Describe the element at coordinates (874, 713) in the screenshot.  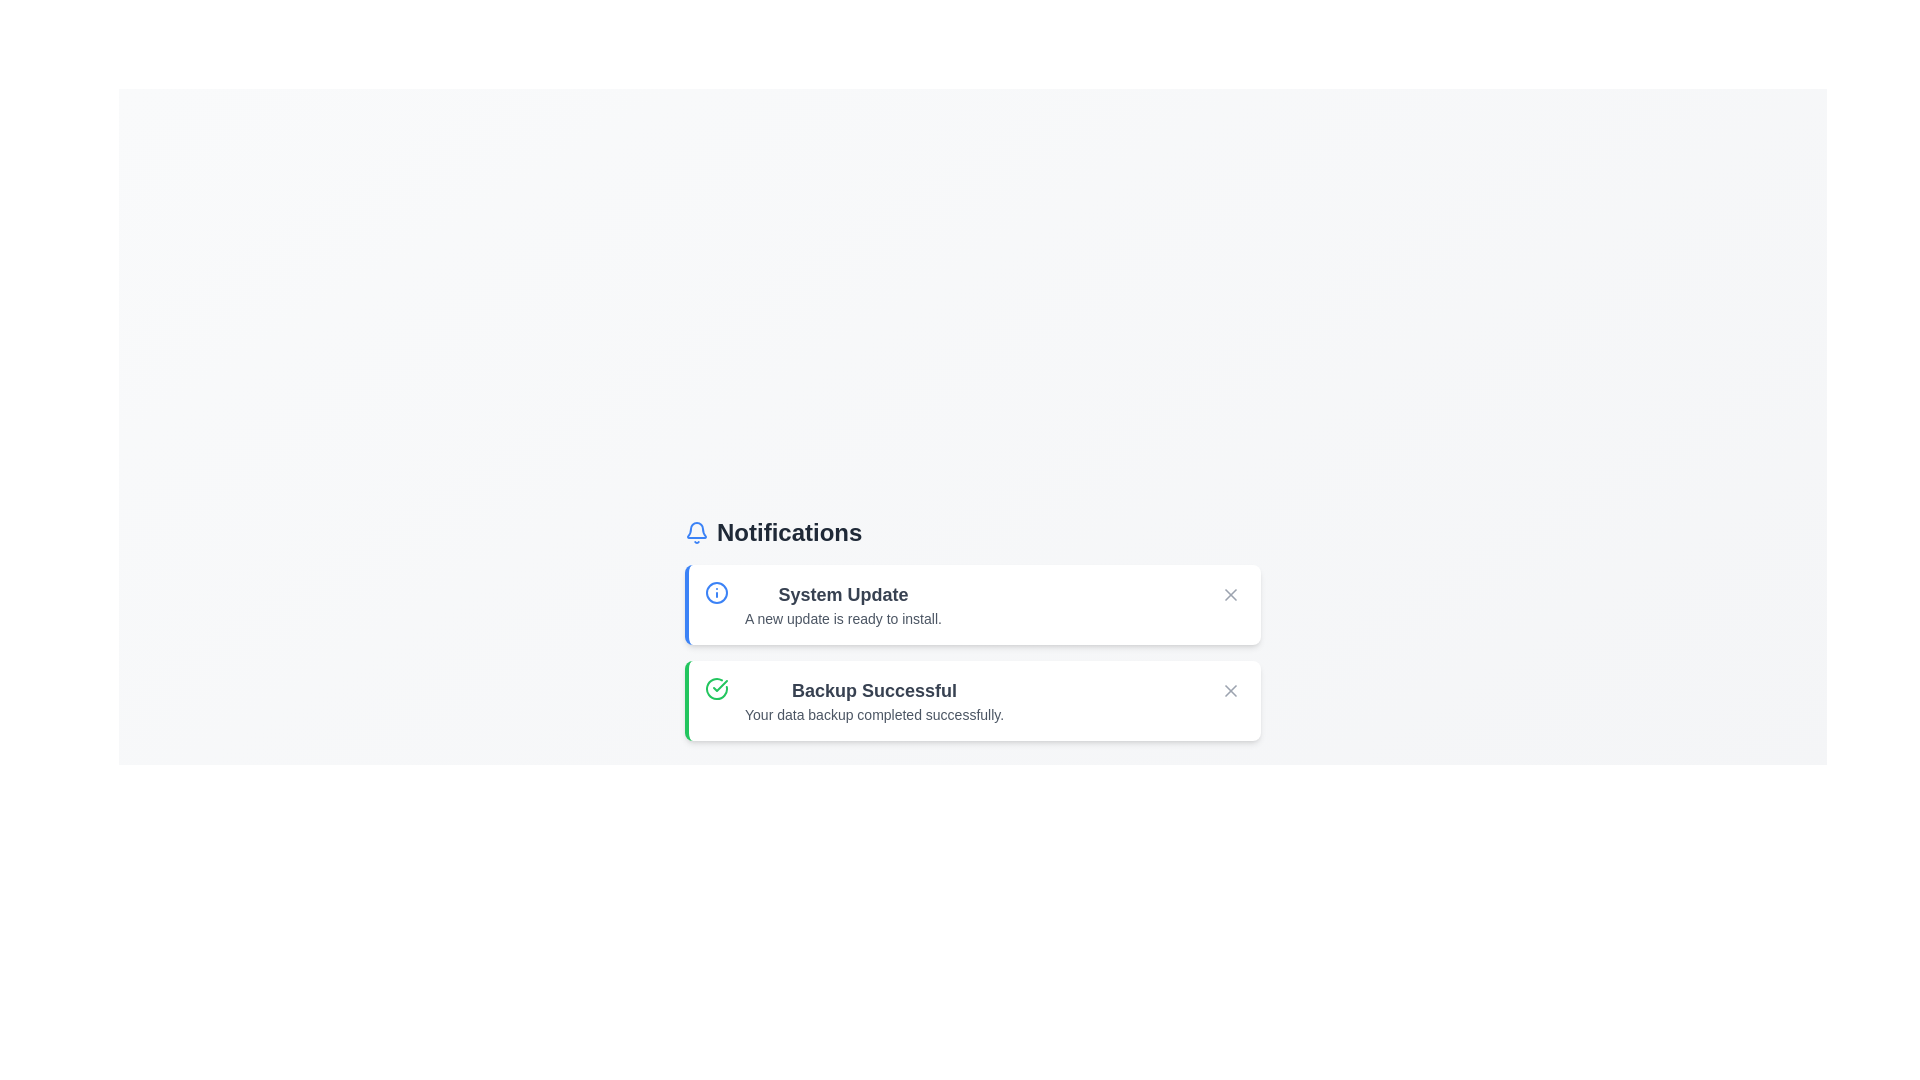
I see `the text message 'Your data backup completed successfully.' which is styled in gray and located within the notification card, positioned below the headline 'Backup Successful'` at that location.